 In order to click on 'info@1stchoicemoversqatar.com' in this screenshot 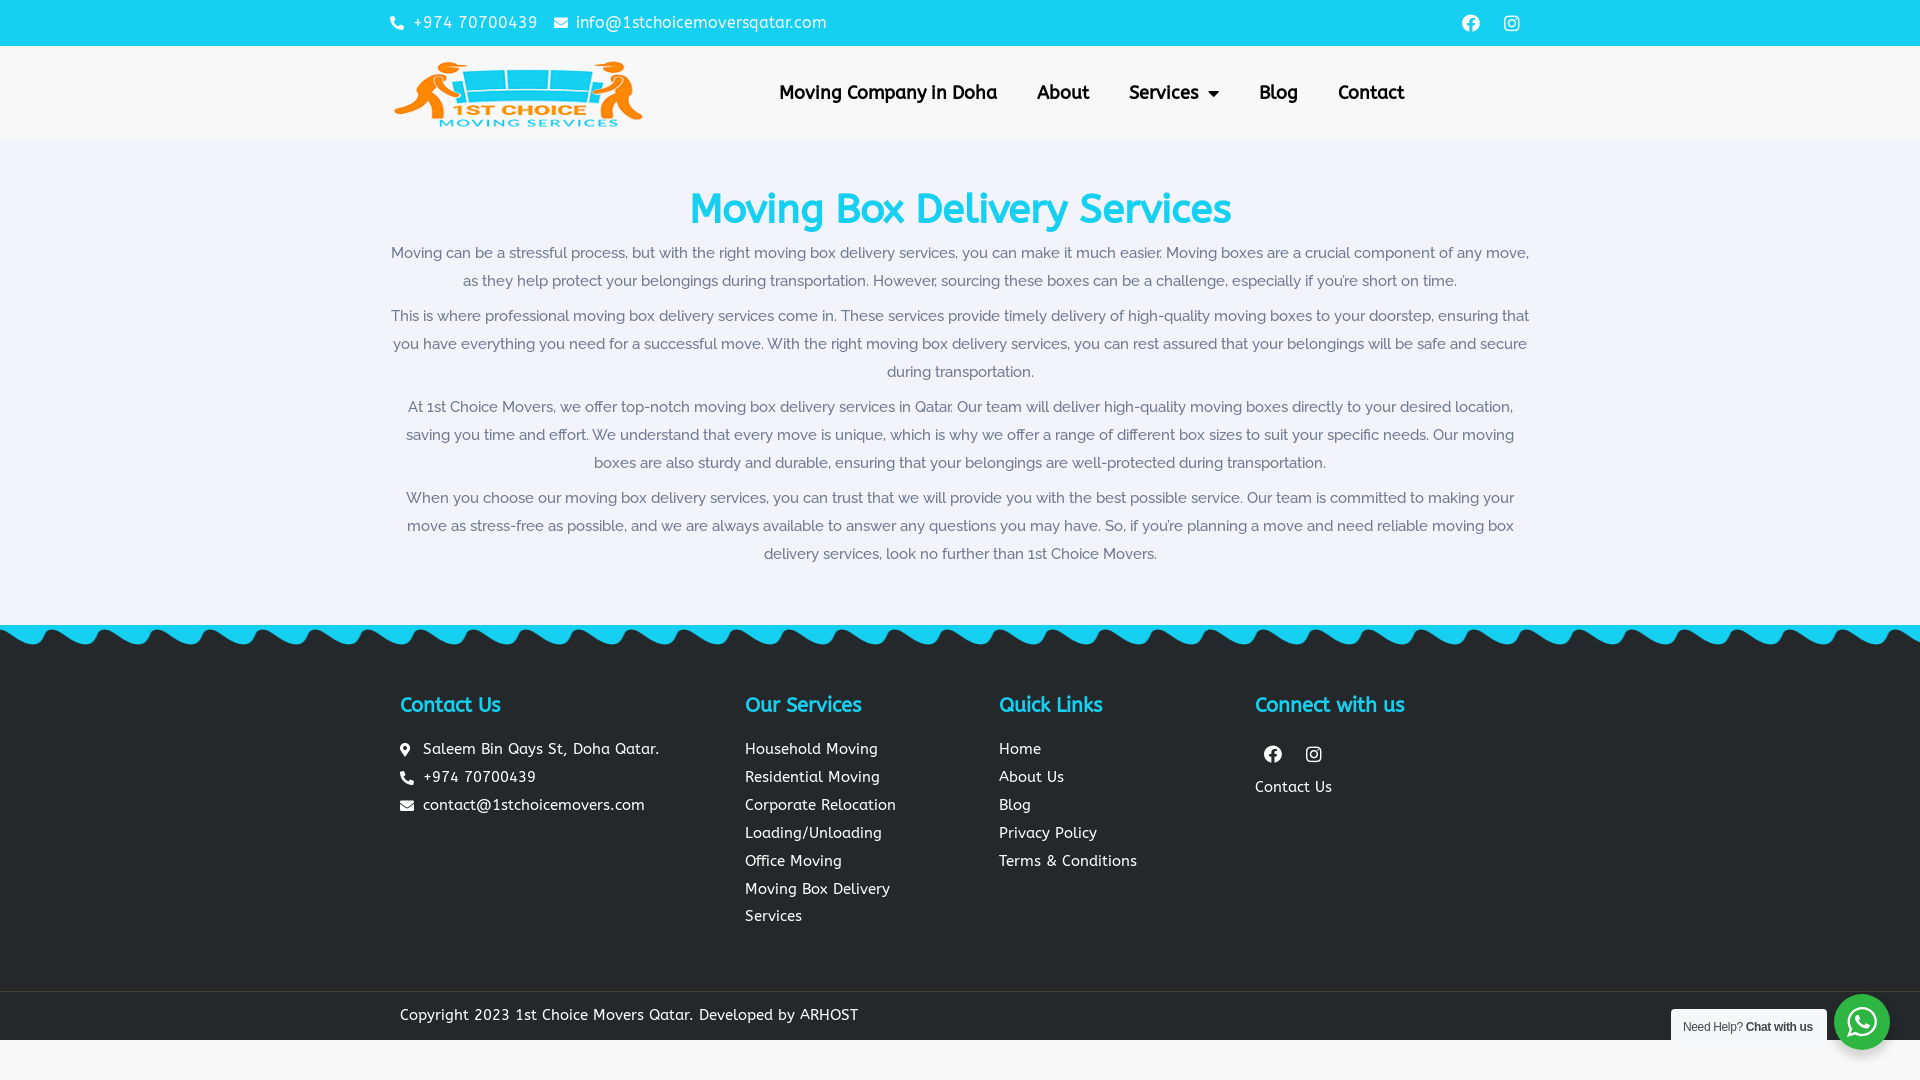, I will do `click(691, 23)`.